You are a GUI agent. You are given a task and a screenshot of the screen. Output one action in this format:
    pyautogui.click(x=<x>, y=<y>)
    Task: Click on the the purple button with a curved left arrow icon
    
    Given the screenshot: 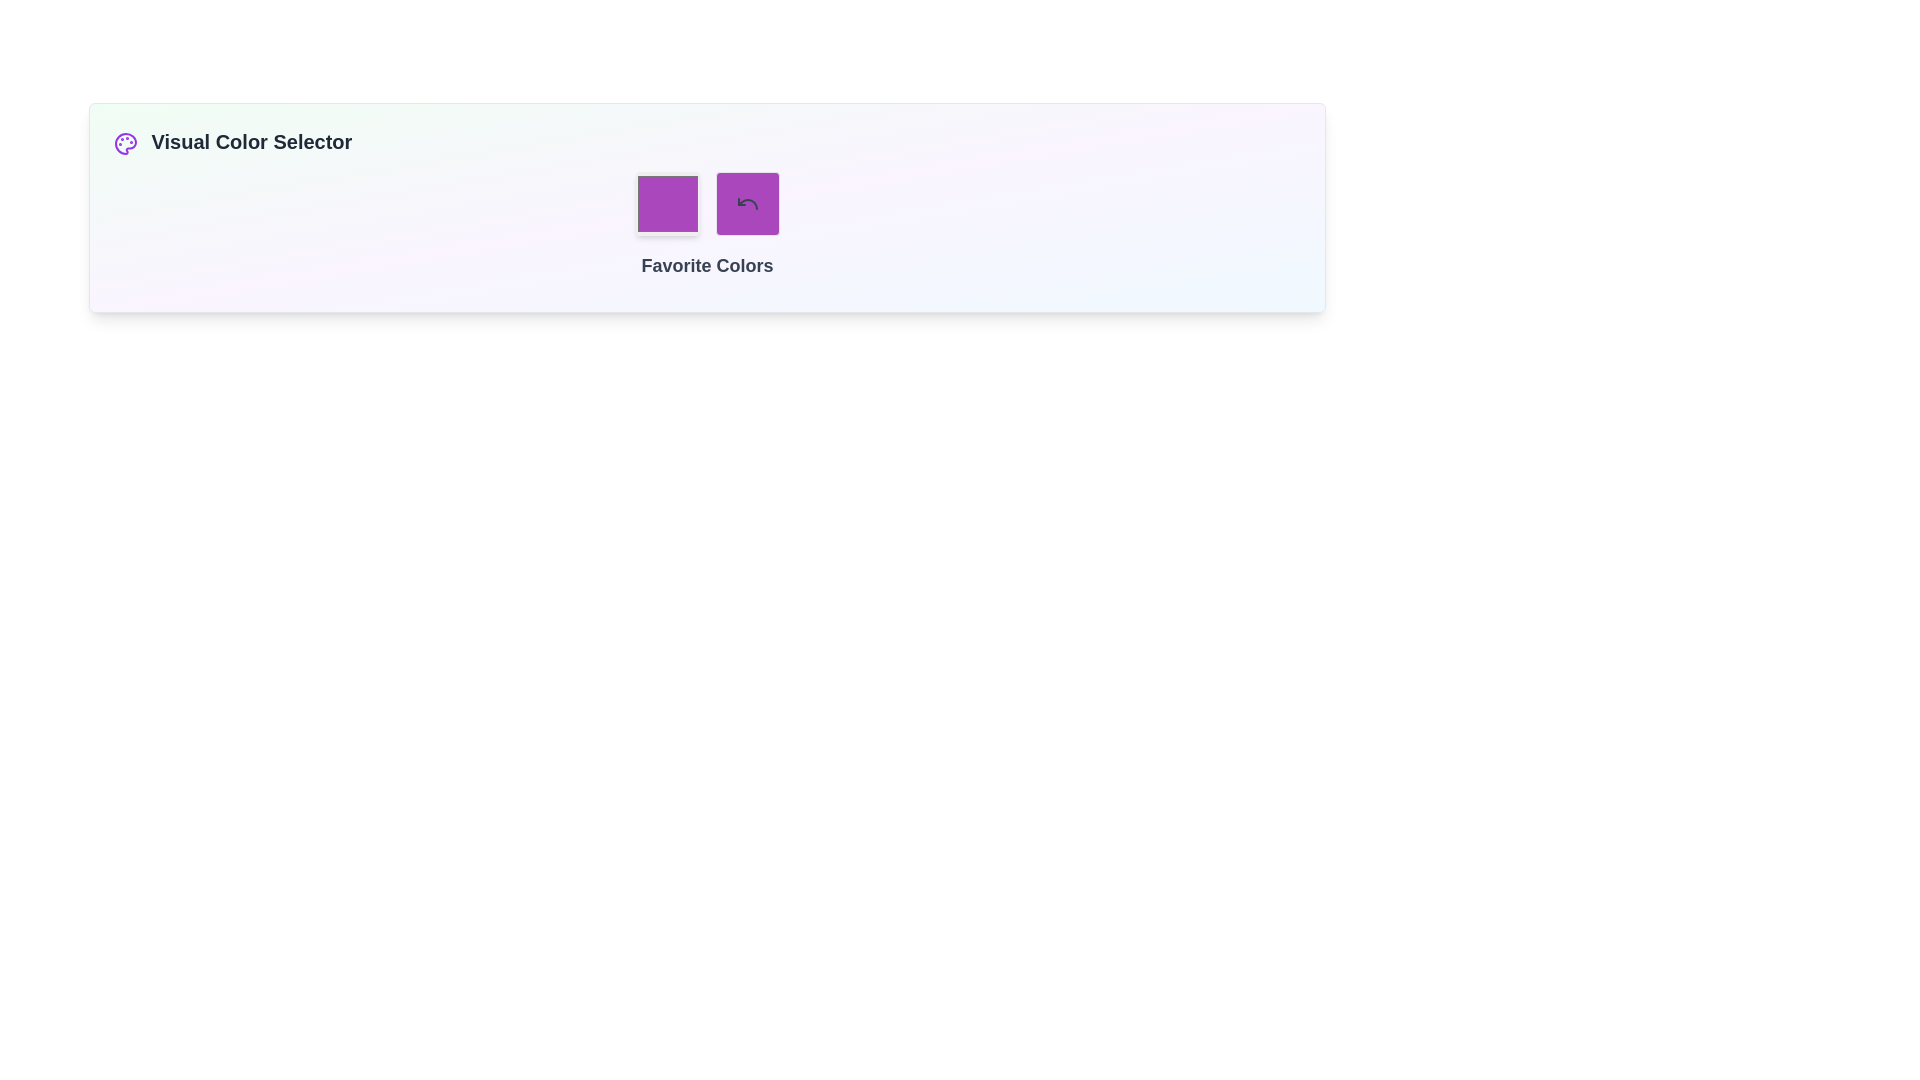 What is the action you would take?
    pyautogui.click(x=746, y=204)
    